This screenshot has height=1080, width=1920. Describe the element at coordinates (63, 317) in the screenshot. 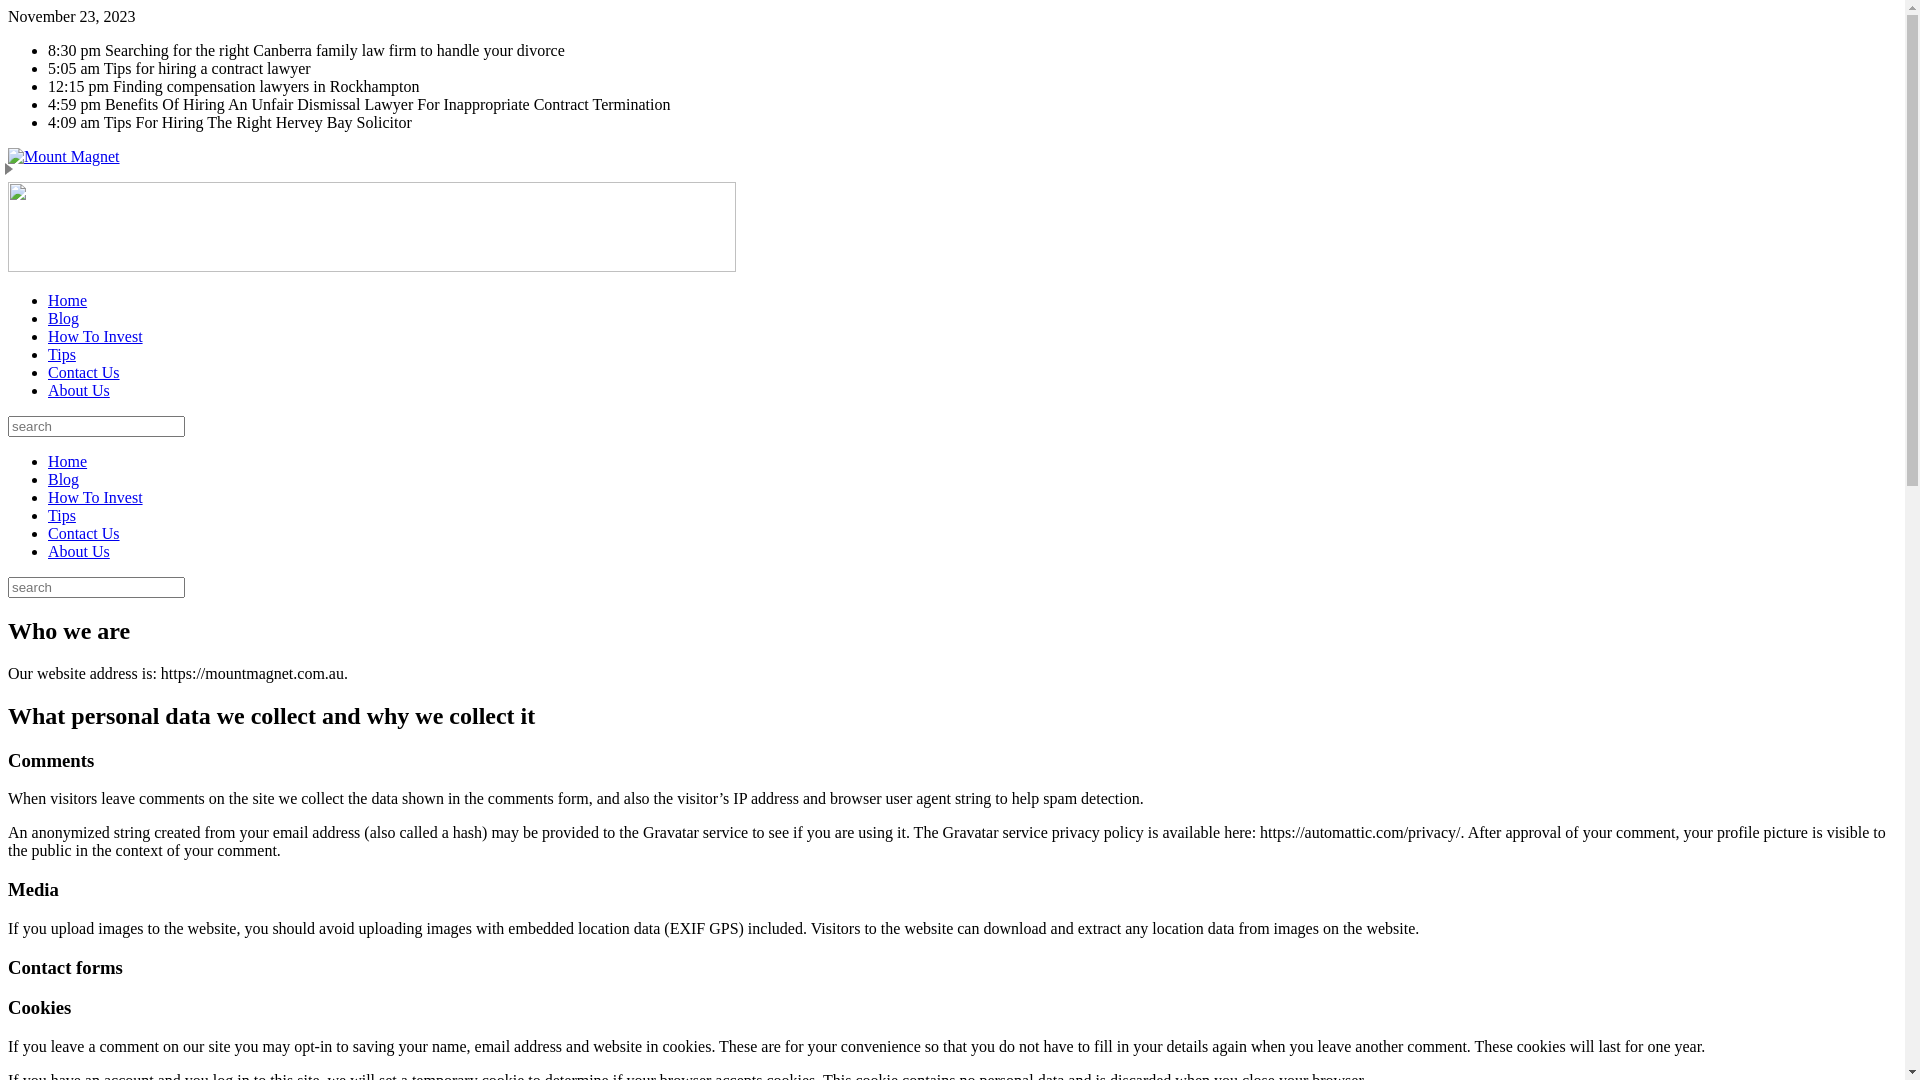

I see `'Blog'` at that location.